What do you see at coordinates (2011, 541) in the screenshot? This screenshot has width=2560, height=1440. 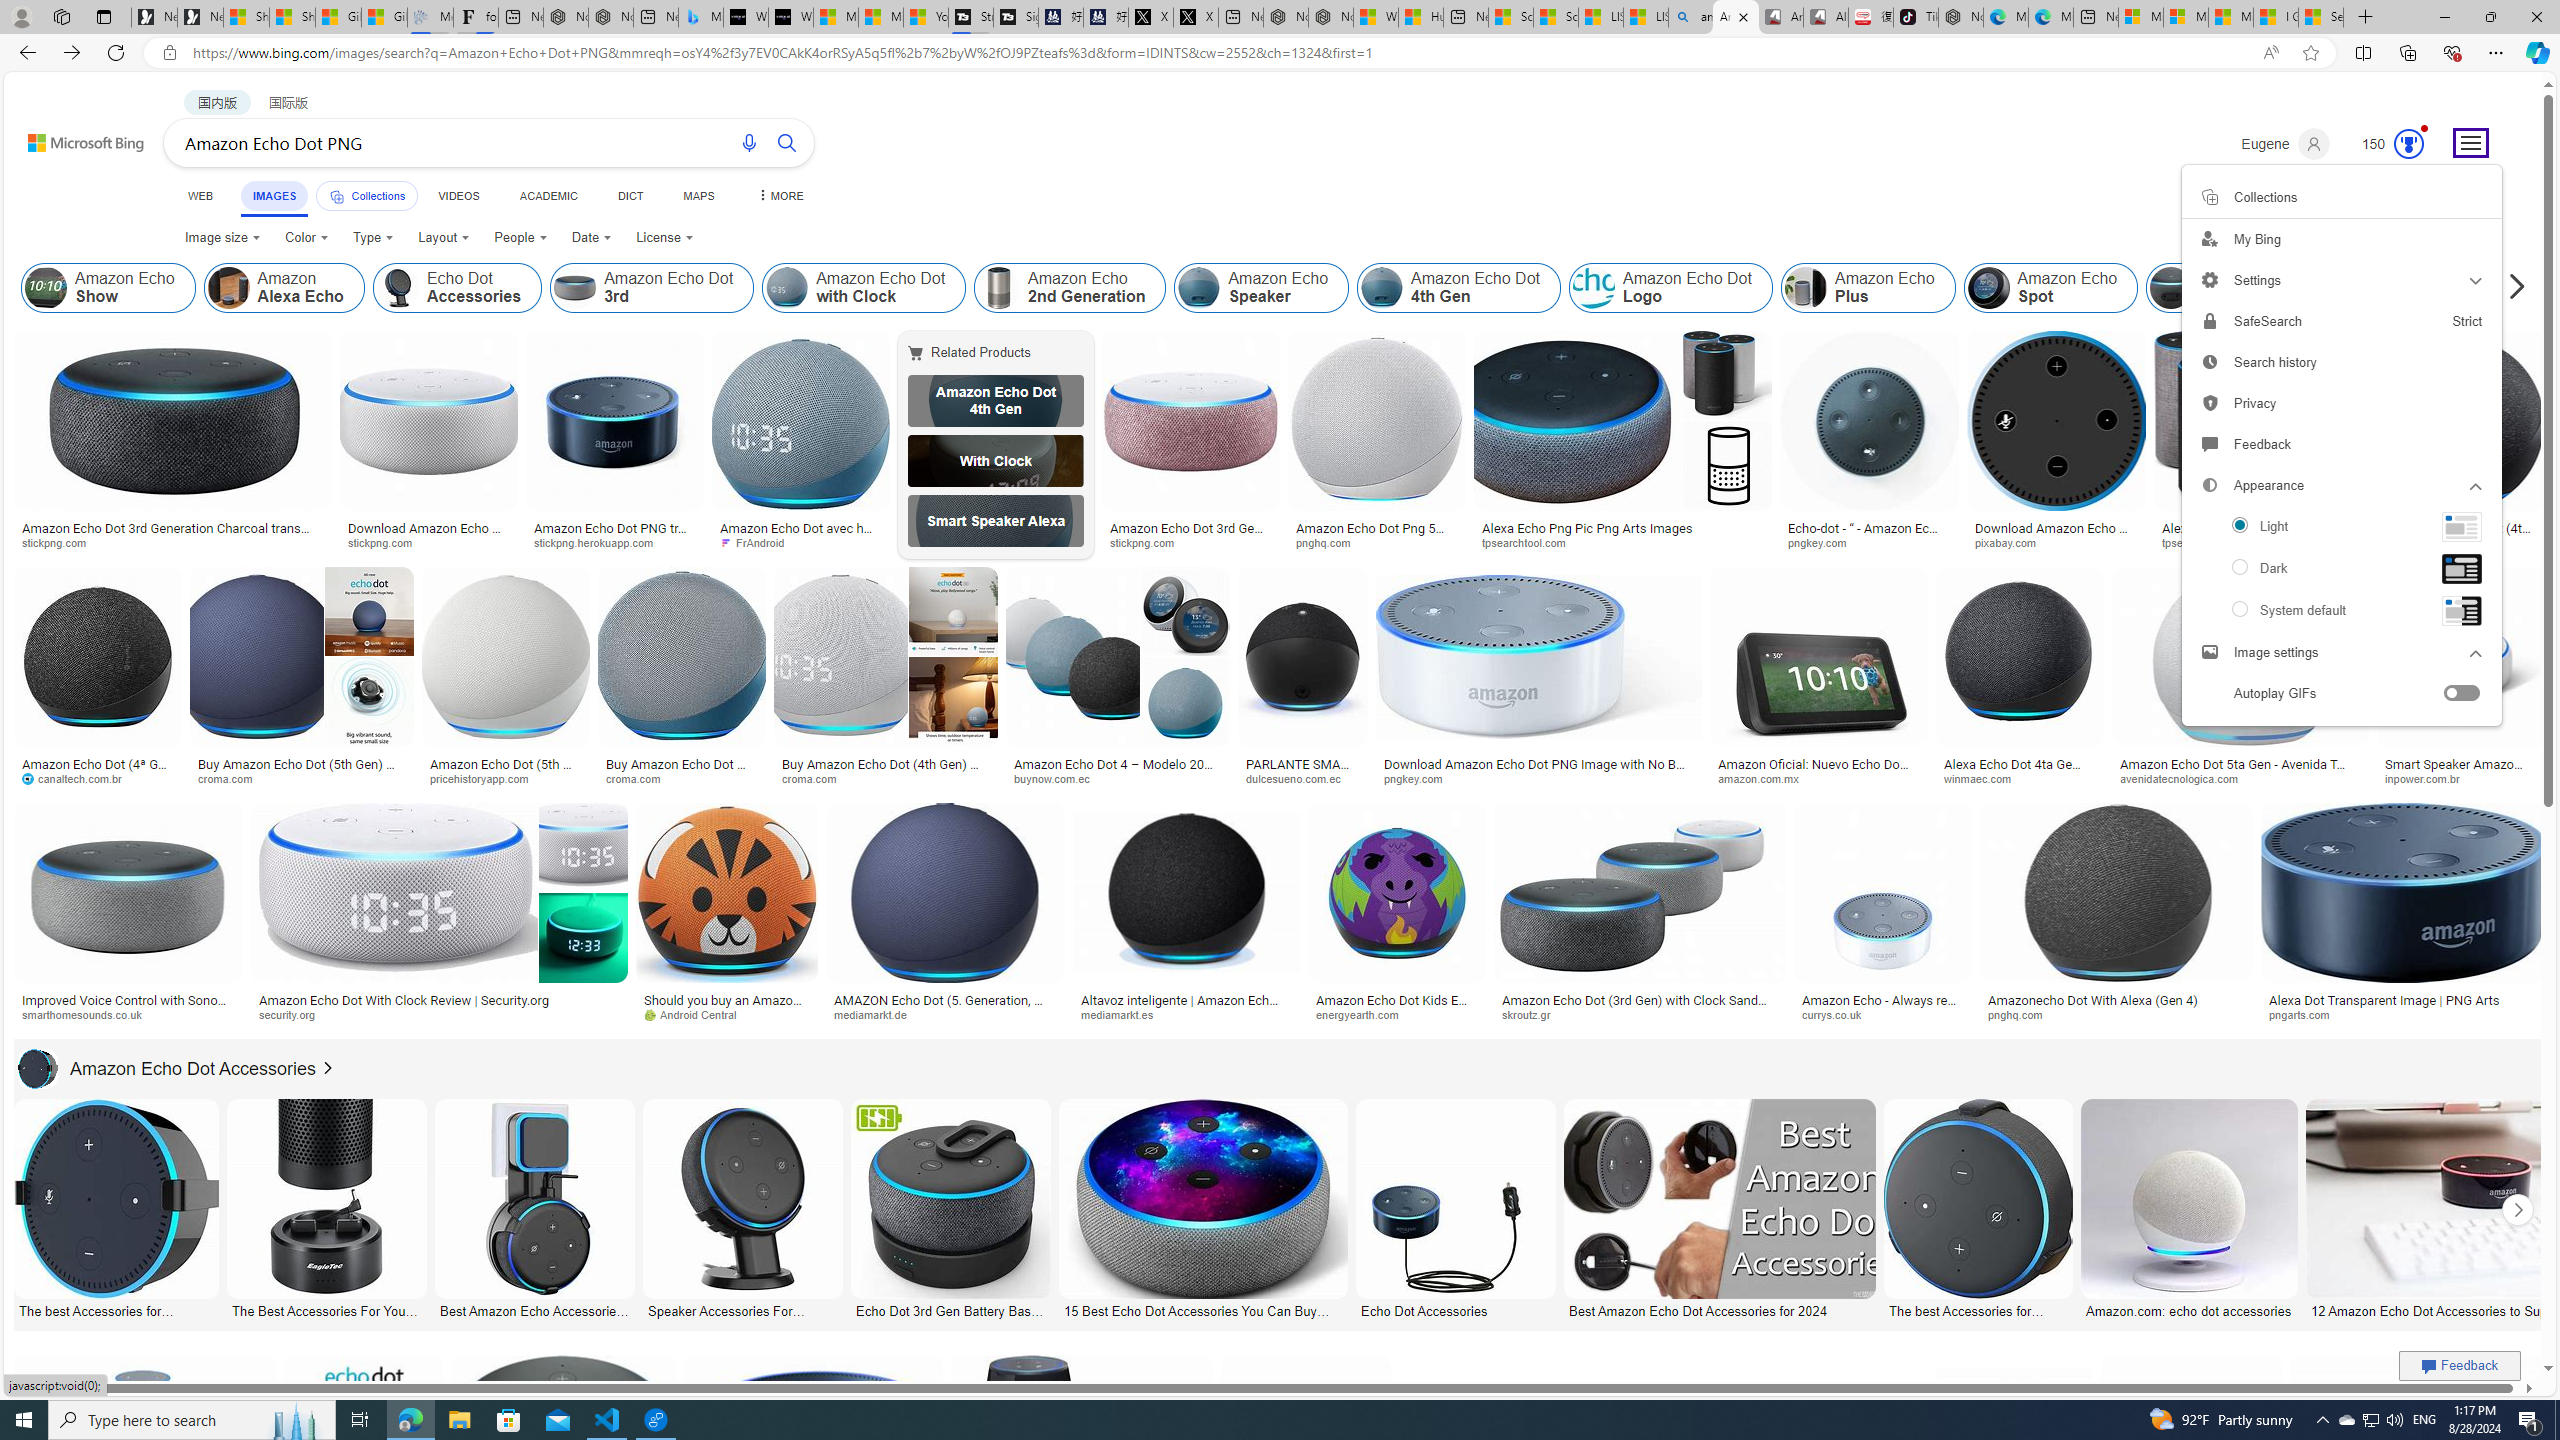 I see `'pixabay.com'` at bounding box center [2011, 541].